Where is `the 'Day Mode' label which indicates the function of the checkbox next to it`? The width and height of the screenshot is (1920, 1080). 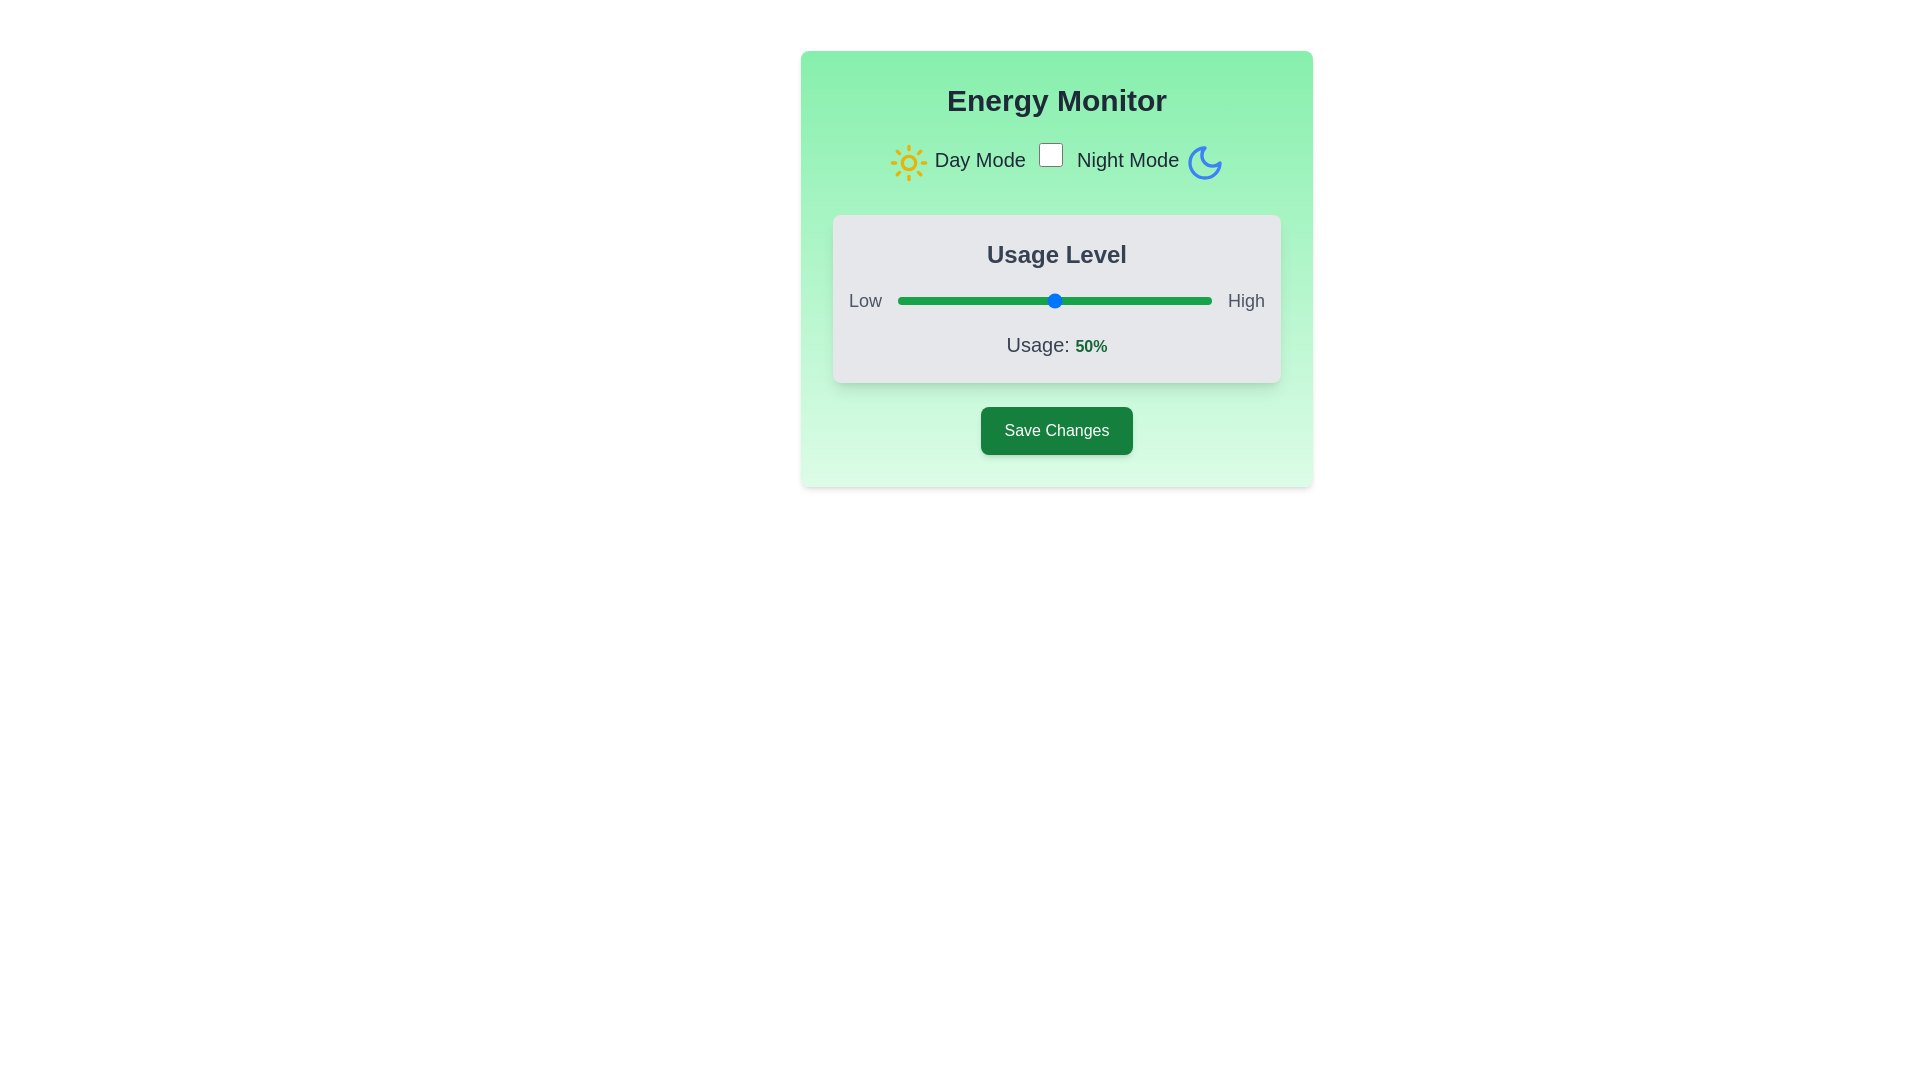 the 'Day Mode' label which indicates the function of the checkbox next to it is located at coordinates (980, 159).